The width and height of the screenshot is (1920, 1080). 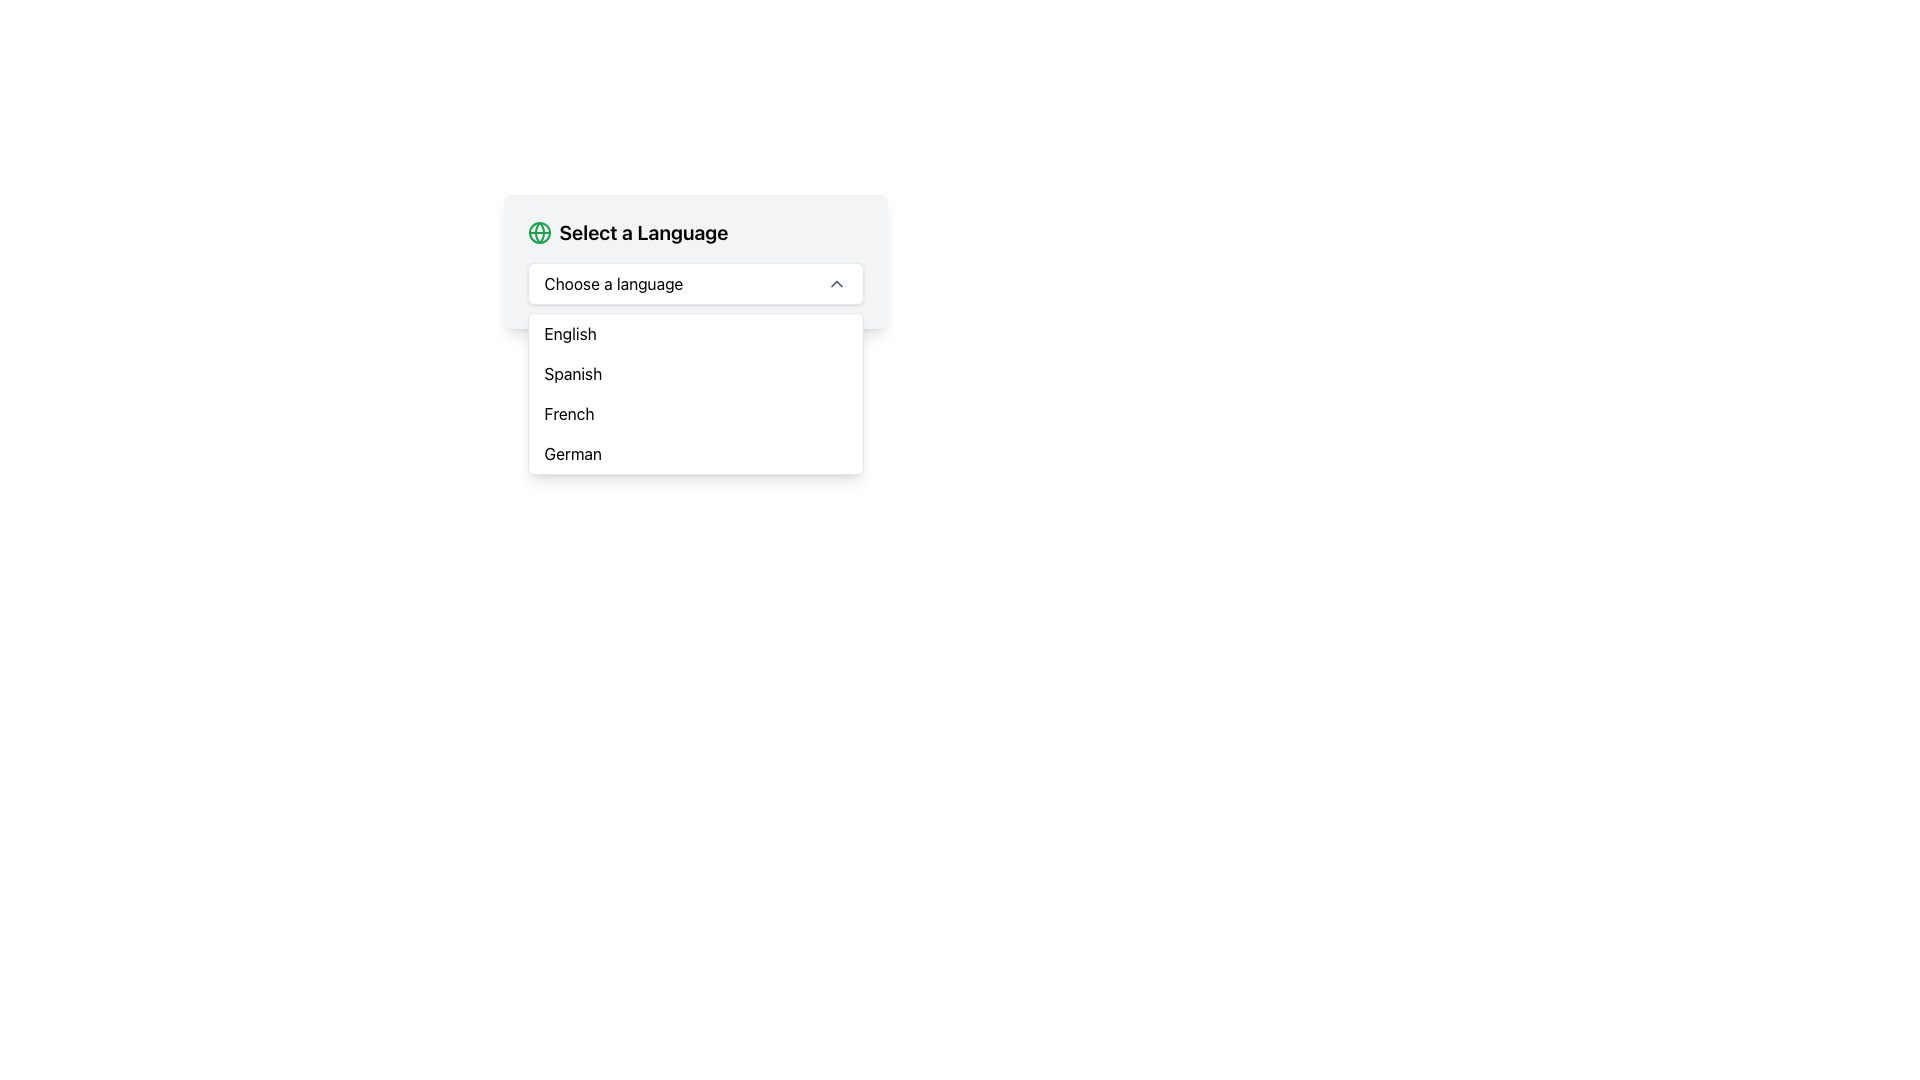 I want to click on the 'Spanish' option in the language selection dropdown menu, so click(x=572, y=374).